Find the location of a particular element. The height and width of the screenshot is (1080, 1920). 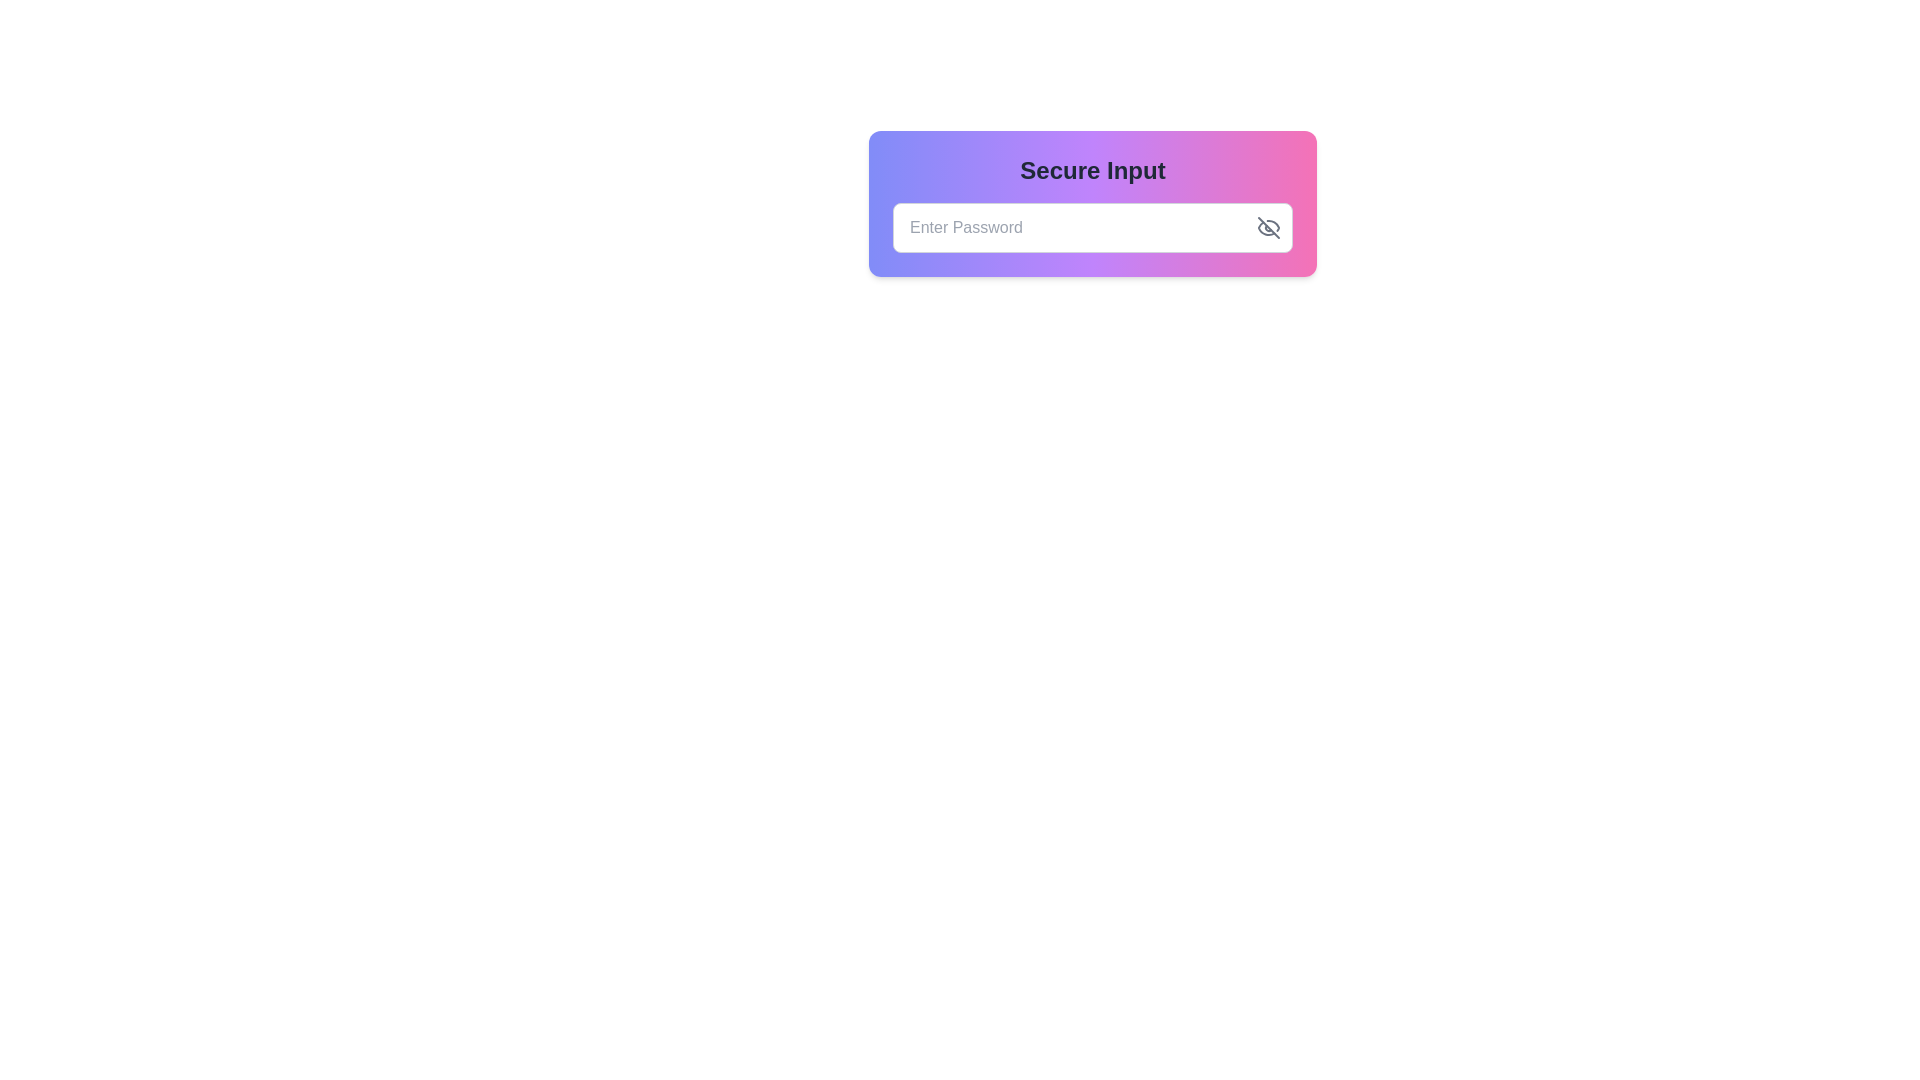

the button with a crossed-out eye icon is located at coordinates (1267, 226).